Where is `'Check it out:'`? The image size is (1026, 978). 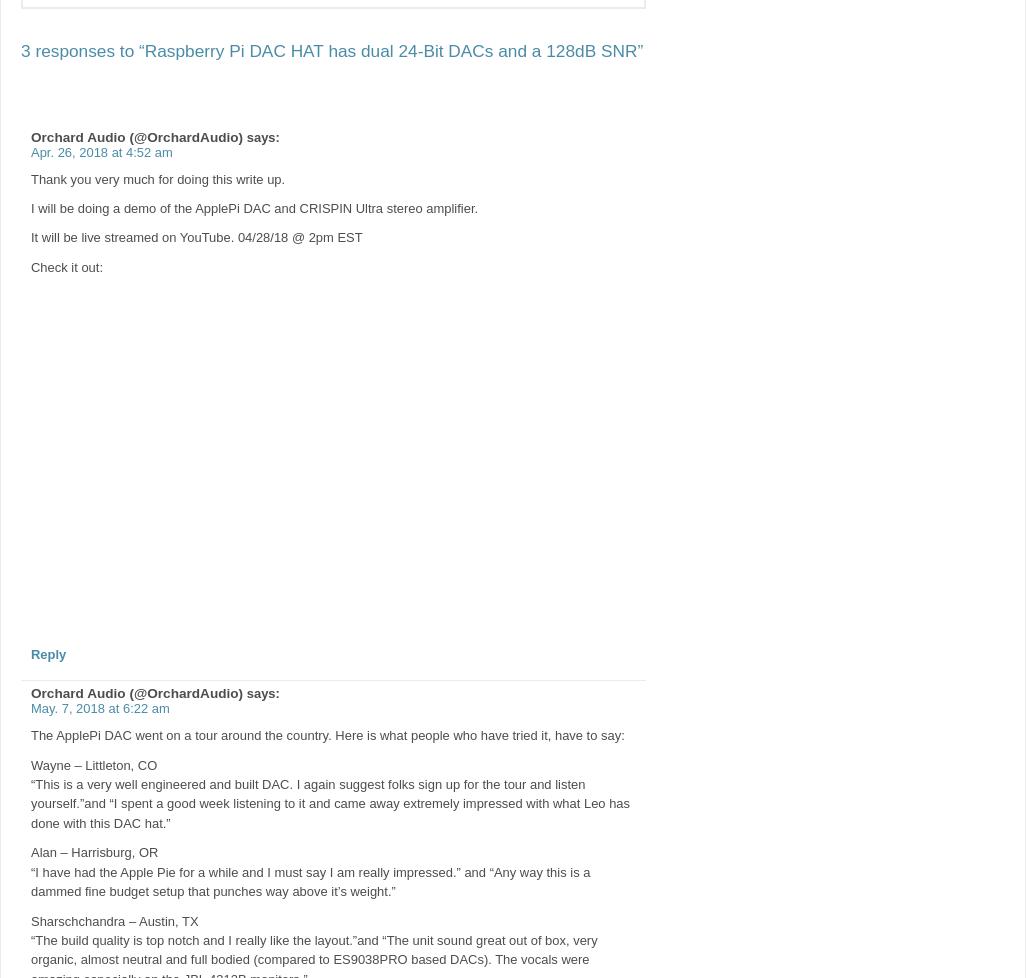
'Check it out:' is located at coordinates (65, 265).